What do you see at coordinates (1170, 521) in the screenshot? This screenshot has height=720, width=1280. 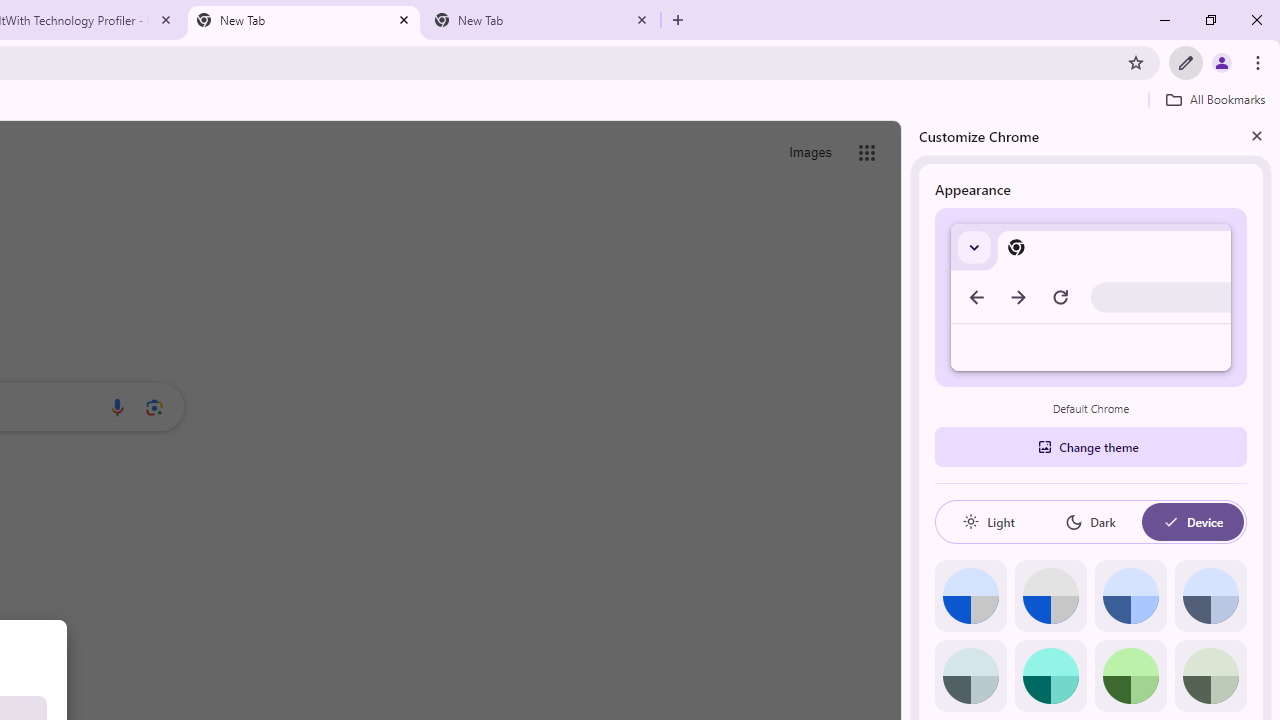 I see `'AutomationID: baseSvg'` at bounding box center [1170, 521].